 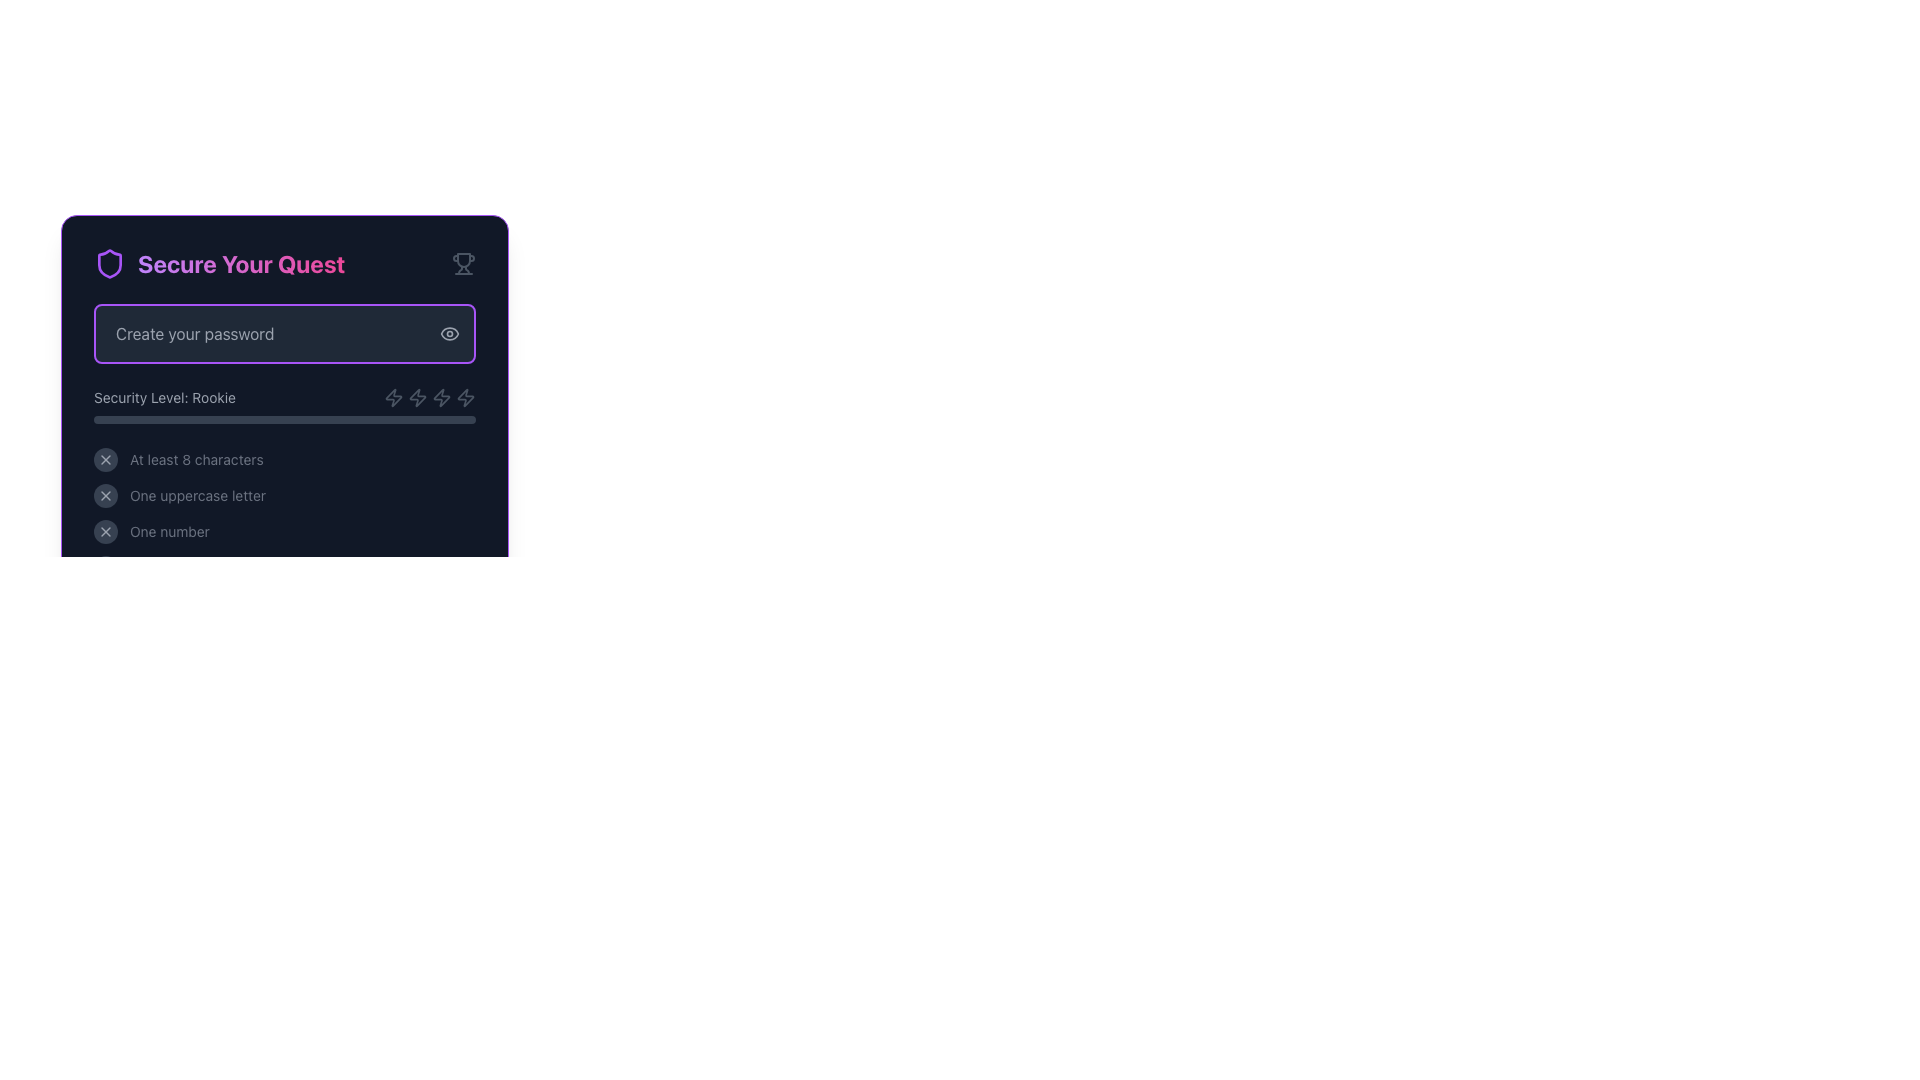 What do you see at coordinates (393, 397) in the screenshot?
I see `the lightning bolt icon, which is the first in a horizontal sequence of icons beneath the 'Security Level: Rookie' label` at bounding box center [393, 397].